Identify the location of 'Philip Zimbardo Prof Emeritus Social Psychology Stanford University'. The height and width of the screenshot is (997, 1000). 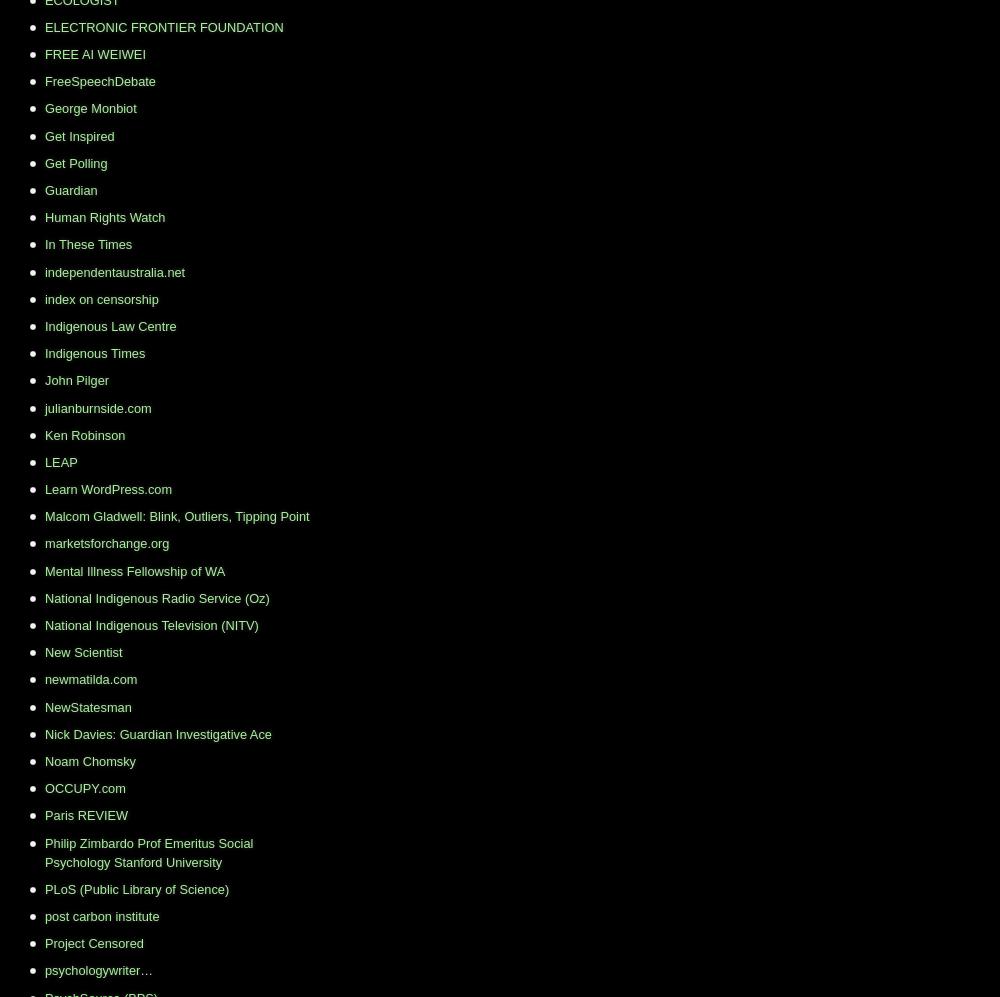
(149, 852).